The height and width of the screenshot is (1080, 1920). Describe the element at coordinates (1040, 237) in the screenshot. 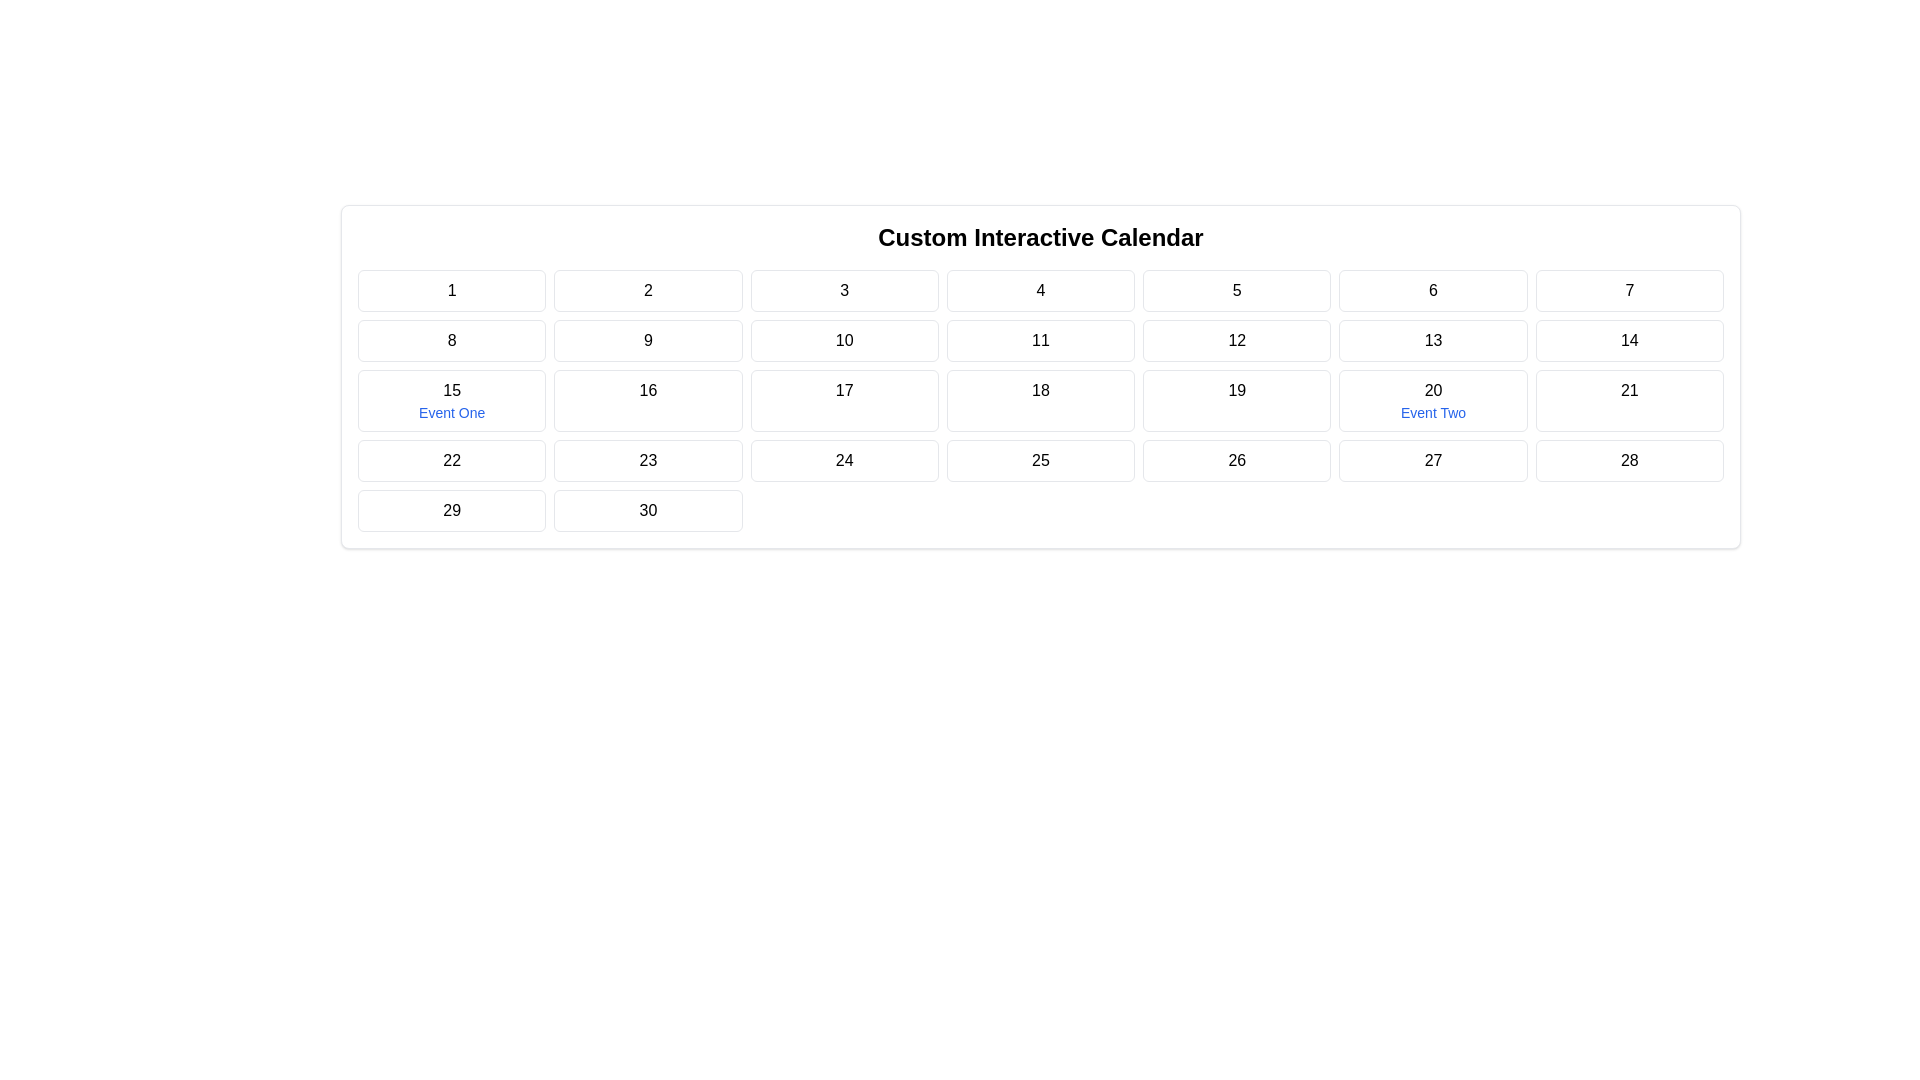

I see `the textual header 'Custom Interactive Calendar', which is styled in bold and located at the top of the interface` at that location.